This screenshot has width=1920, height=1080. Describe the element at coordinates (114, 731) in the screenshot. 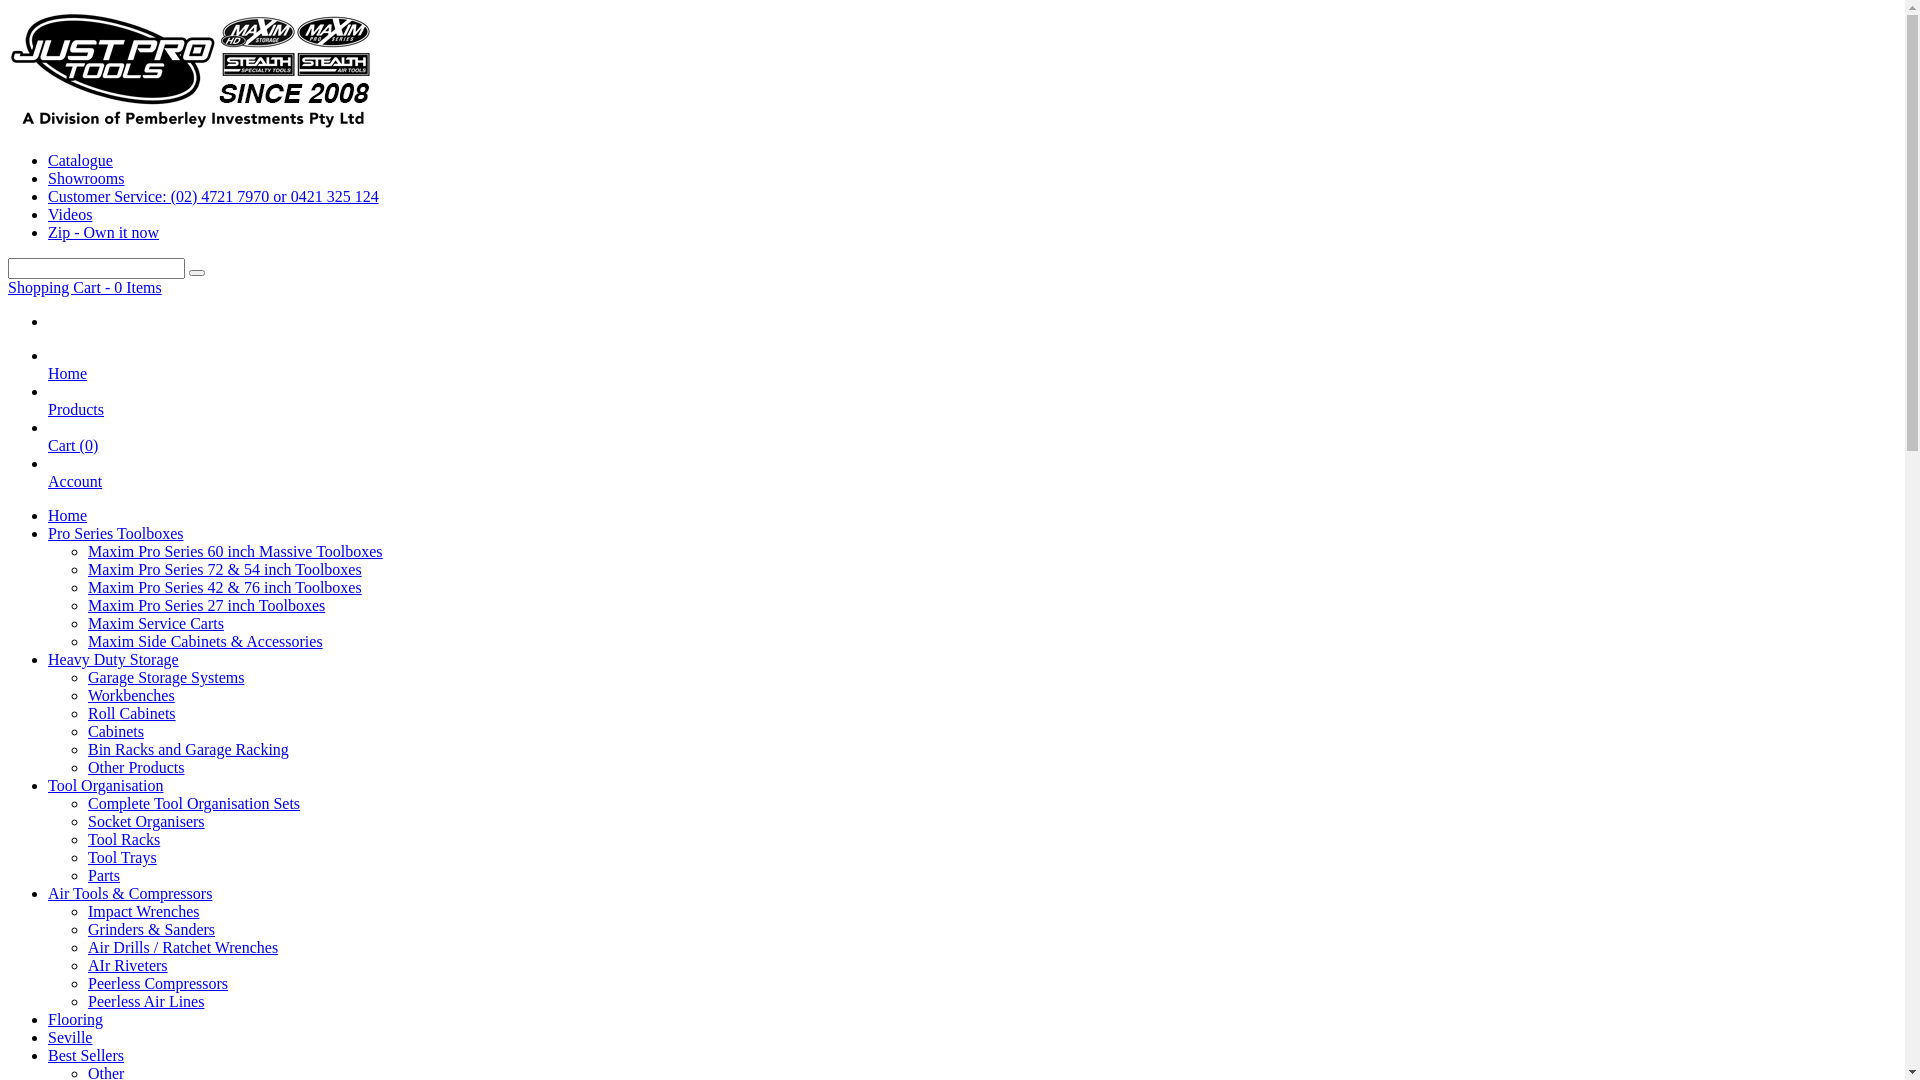

I see `'Cabinets'` at that location.